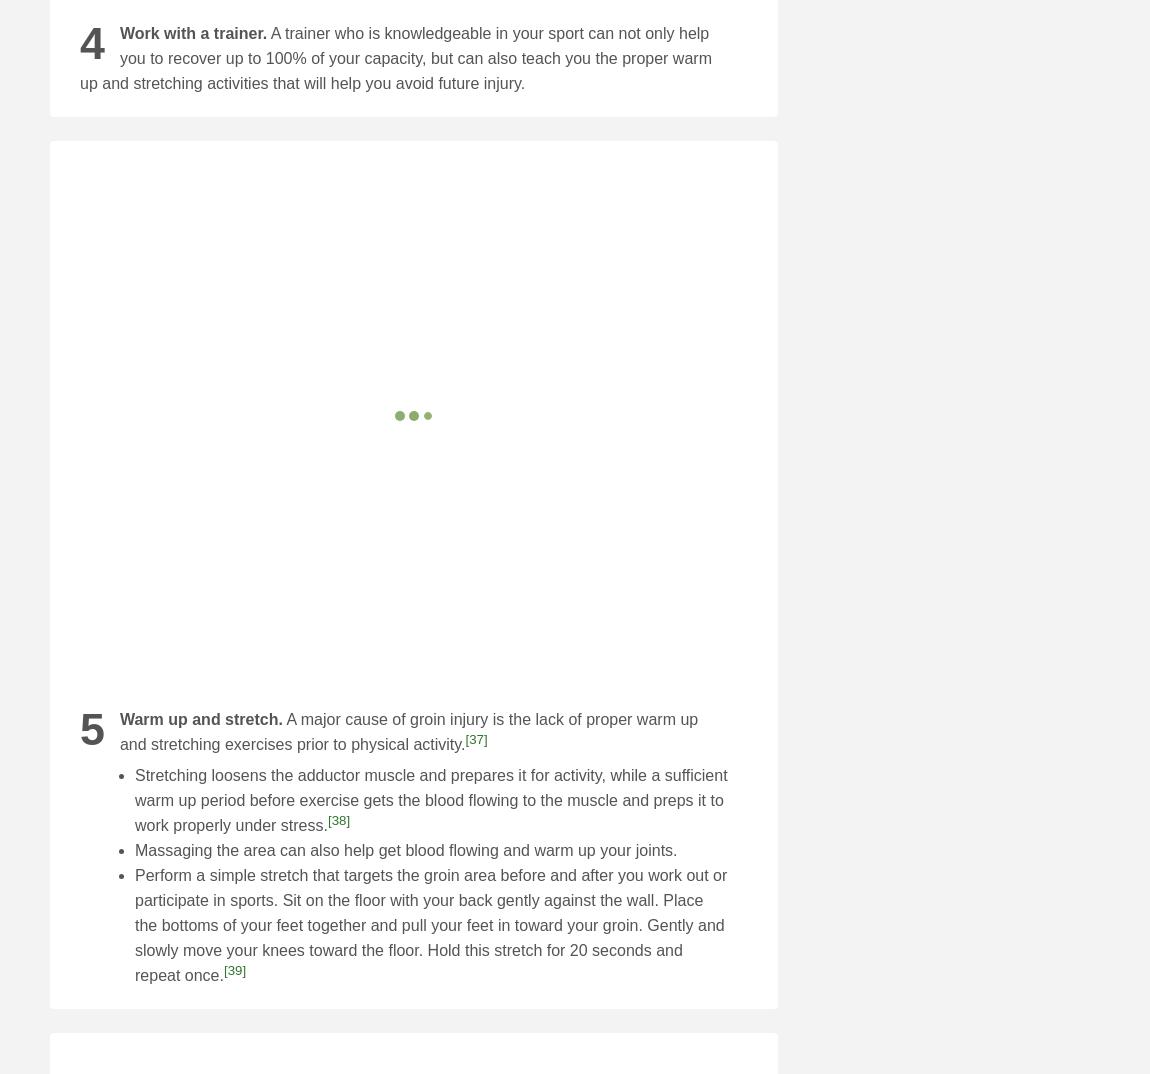  Describe the element at coordinates (338, 819) in the screenshot. I see `'[38]'` at that location.